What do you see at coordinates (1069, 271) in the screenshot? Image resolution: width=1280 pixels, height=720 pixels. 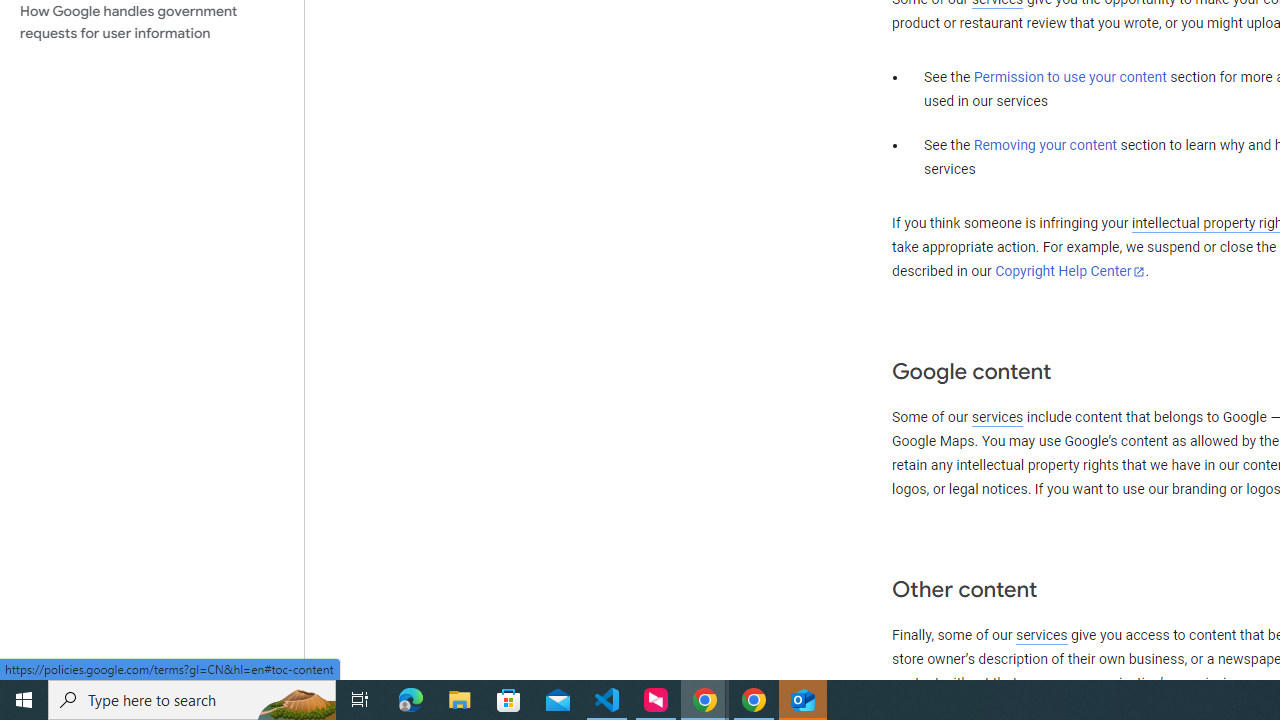 I see `'Copyright Help Center'` at bounding box center [1069, 271].